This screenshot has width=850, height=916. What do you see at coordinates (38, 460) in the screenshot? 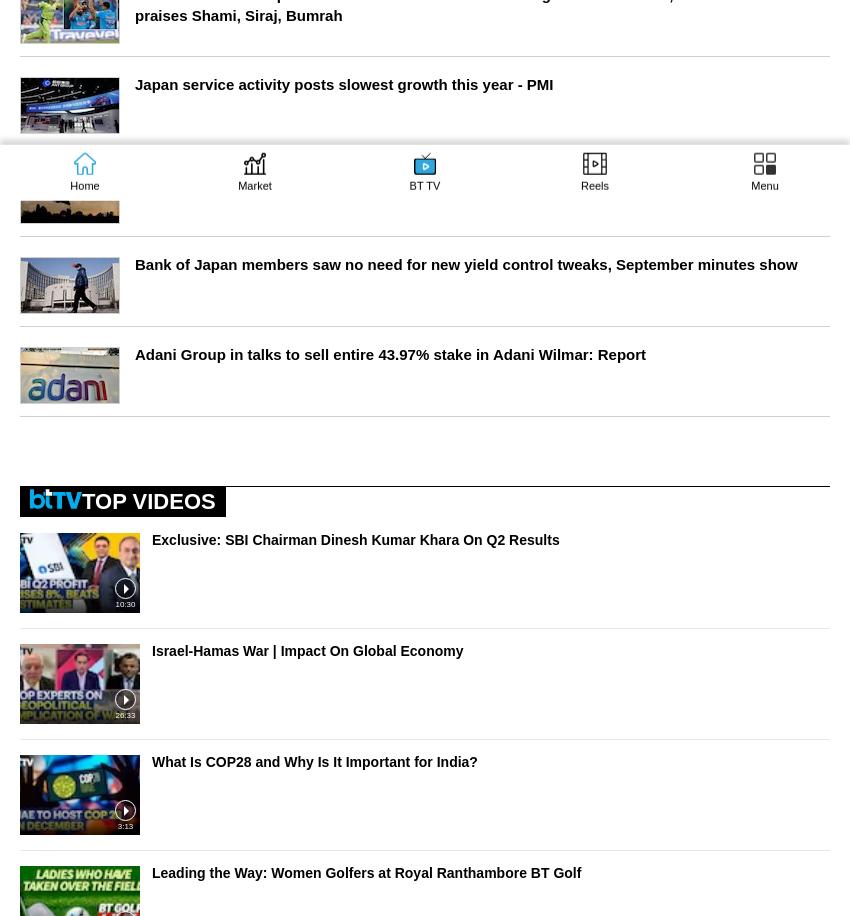
I see `'Auto'` at bounding box center [38, 460].